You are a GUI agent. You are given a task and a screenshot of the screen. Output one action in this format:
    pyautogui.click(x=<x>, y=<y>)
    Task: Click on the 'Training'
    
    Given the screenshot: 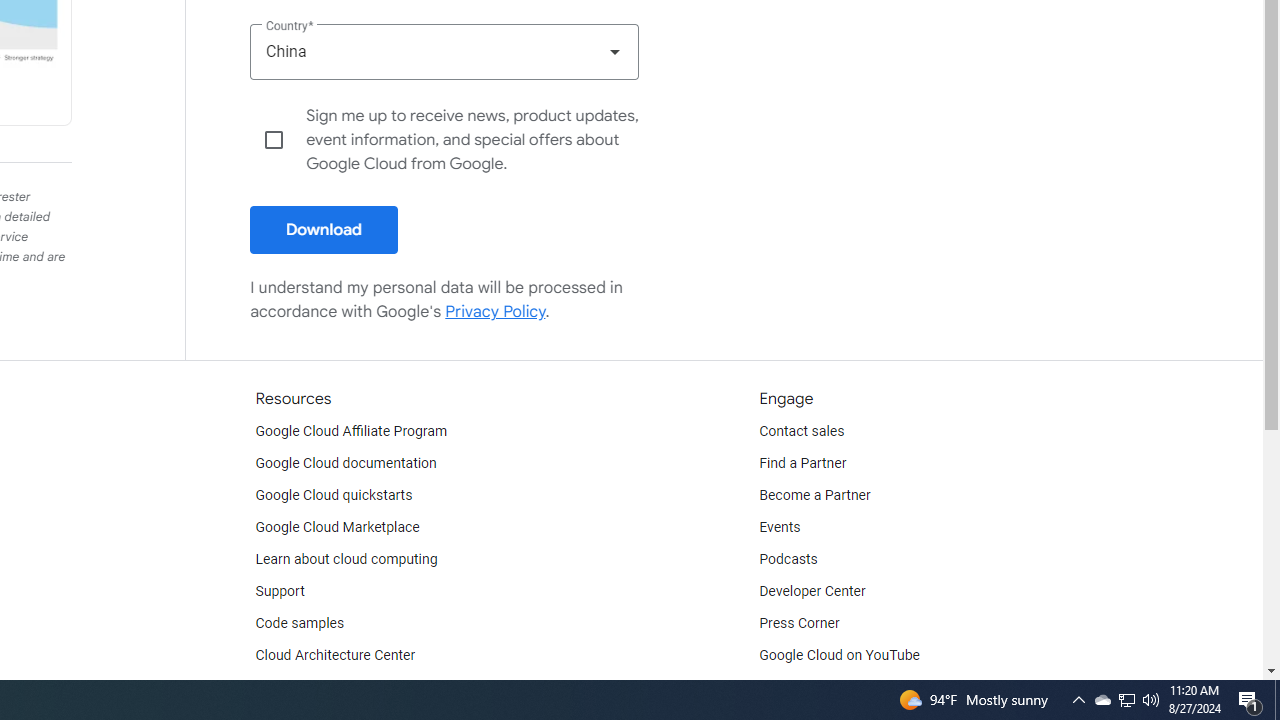 What is the action you would take?
    pyautogui.click(x=279, y=686)
    